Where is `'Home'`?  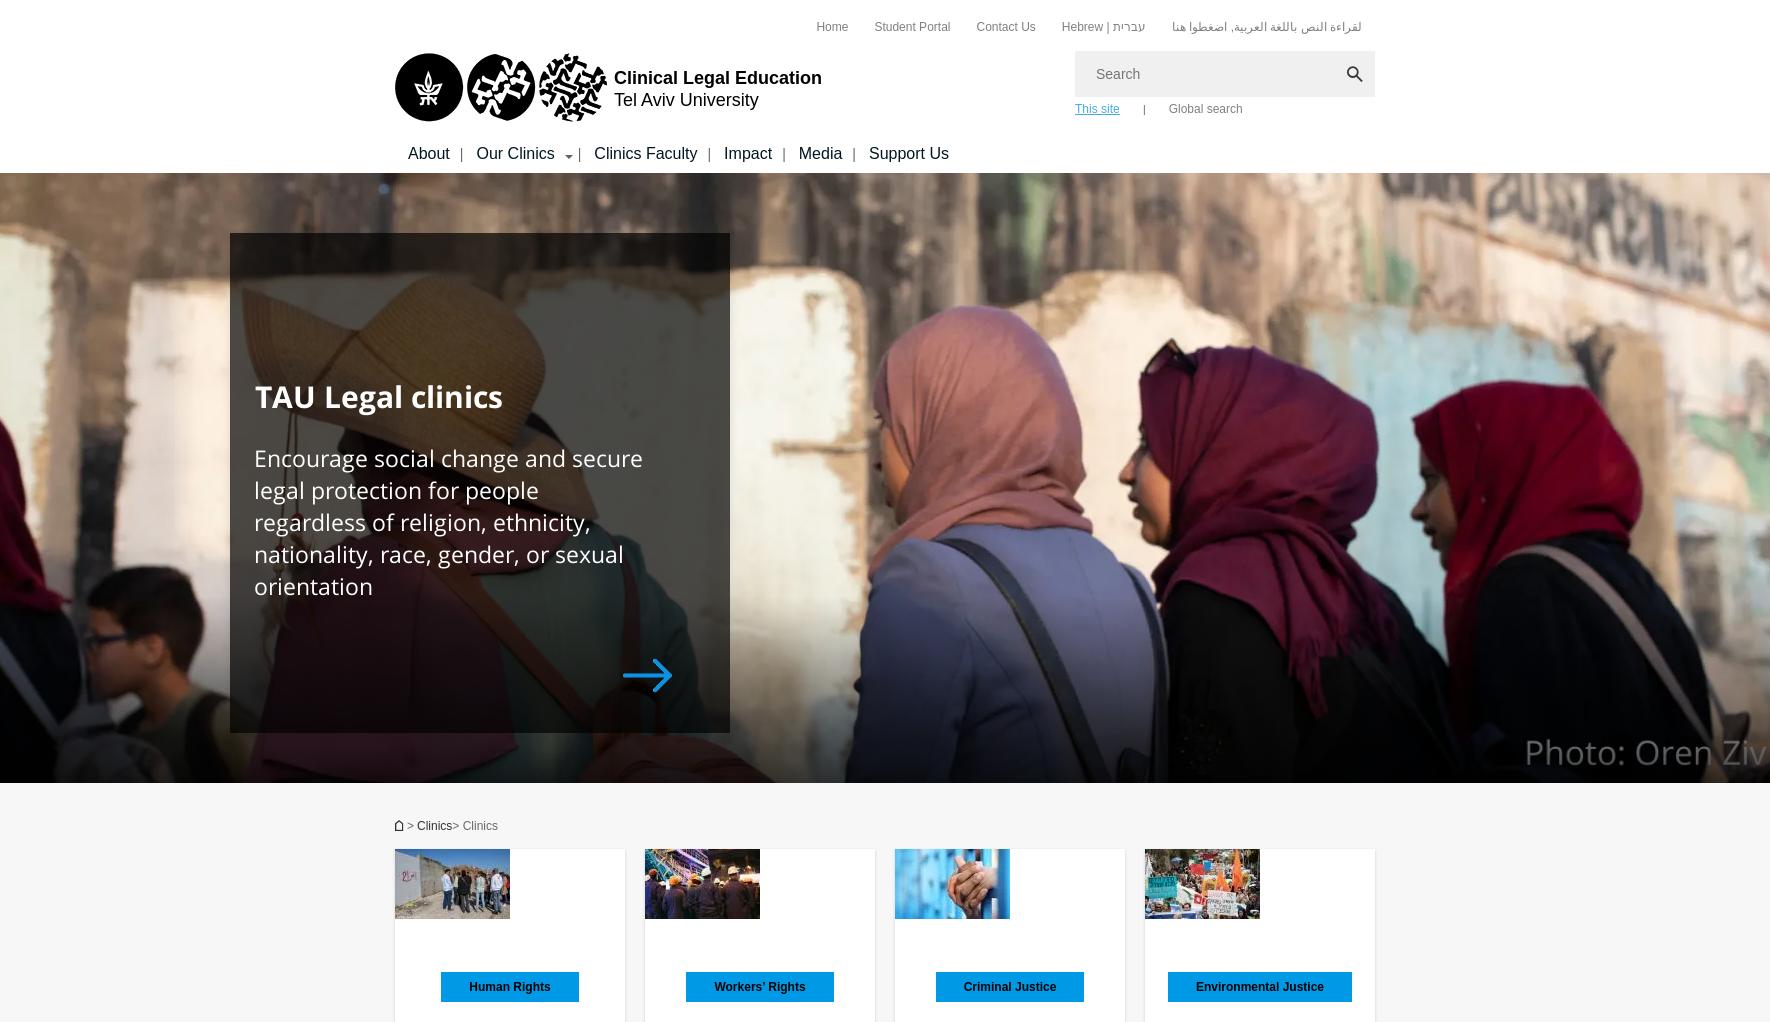
'Home' is located at coordinates (815, 25).